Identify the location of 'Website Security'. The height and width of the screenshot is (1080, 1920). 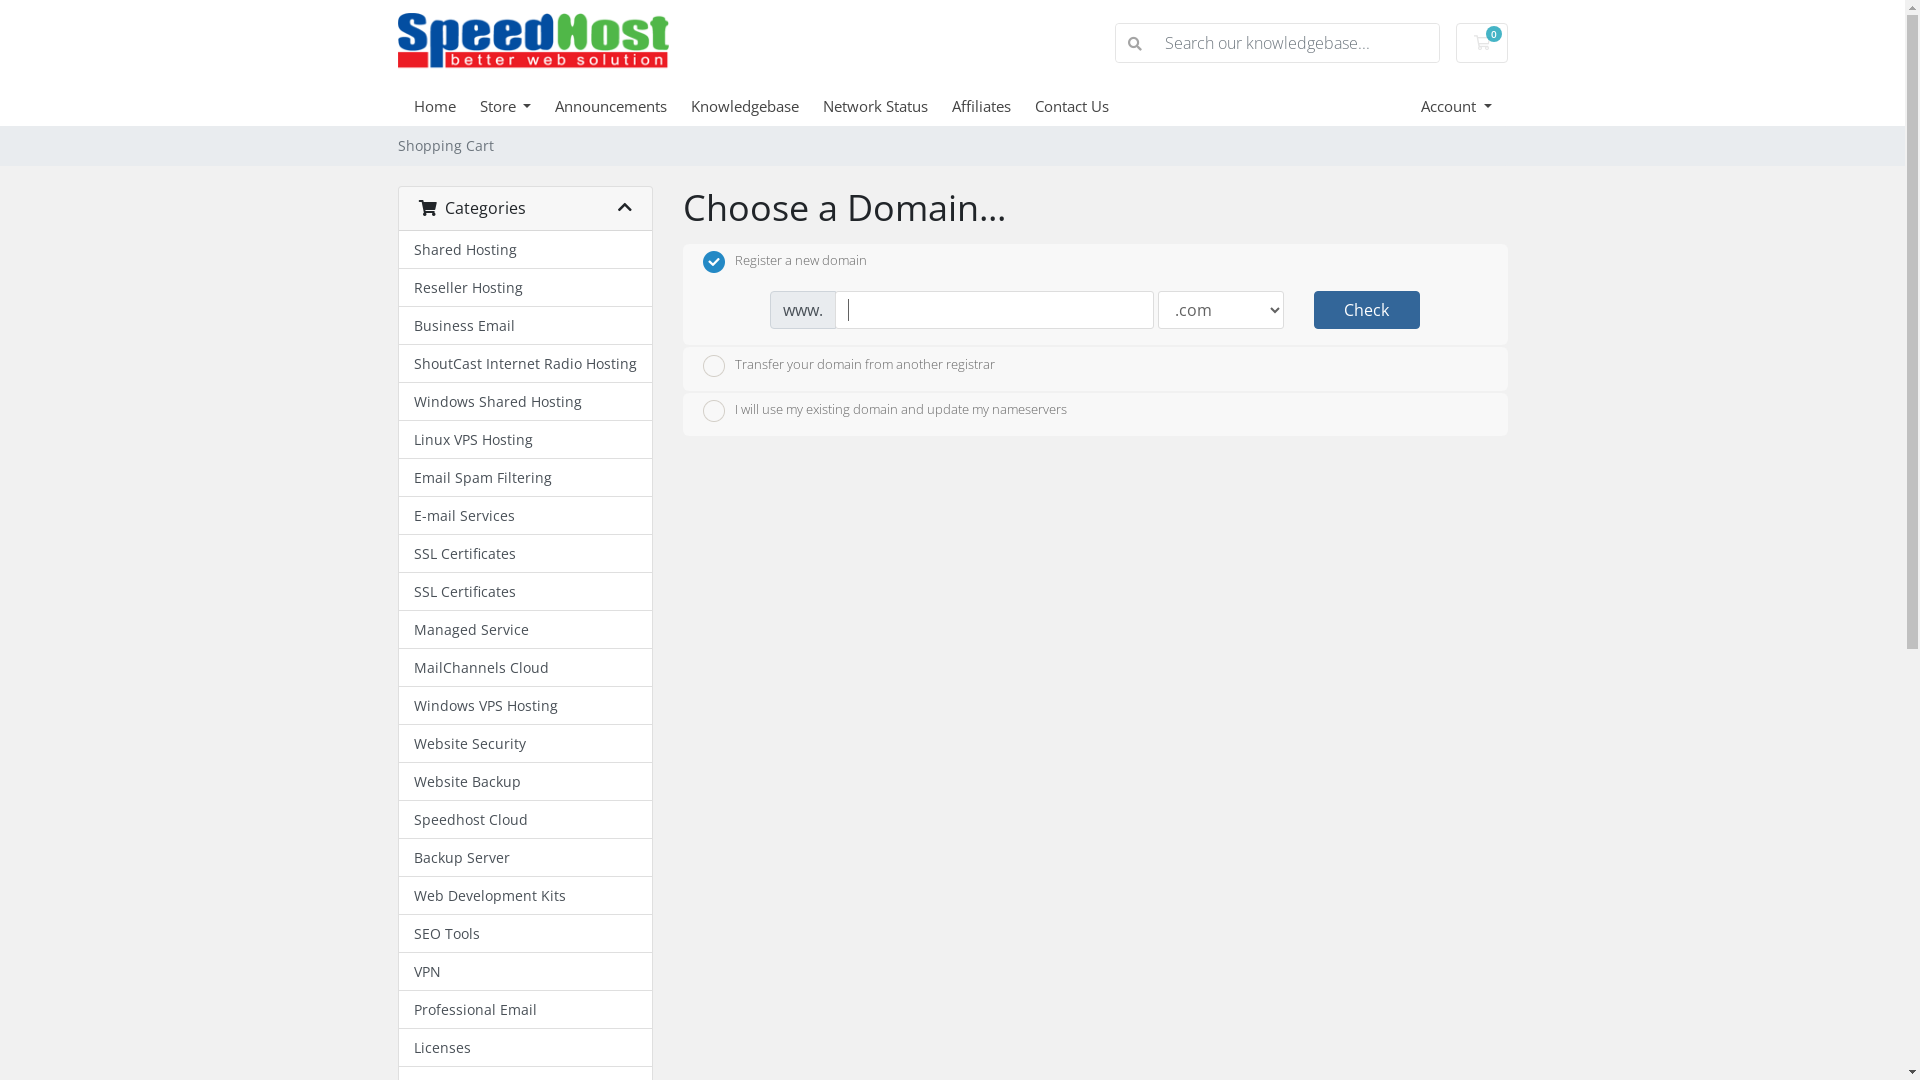
(524, 744).